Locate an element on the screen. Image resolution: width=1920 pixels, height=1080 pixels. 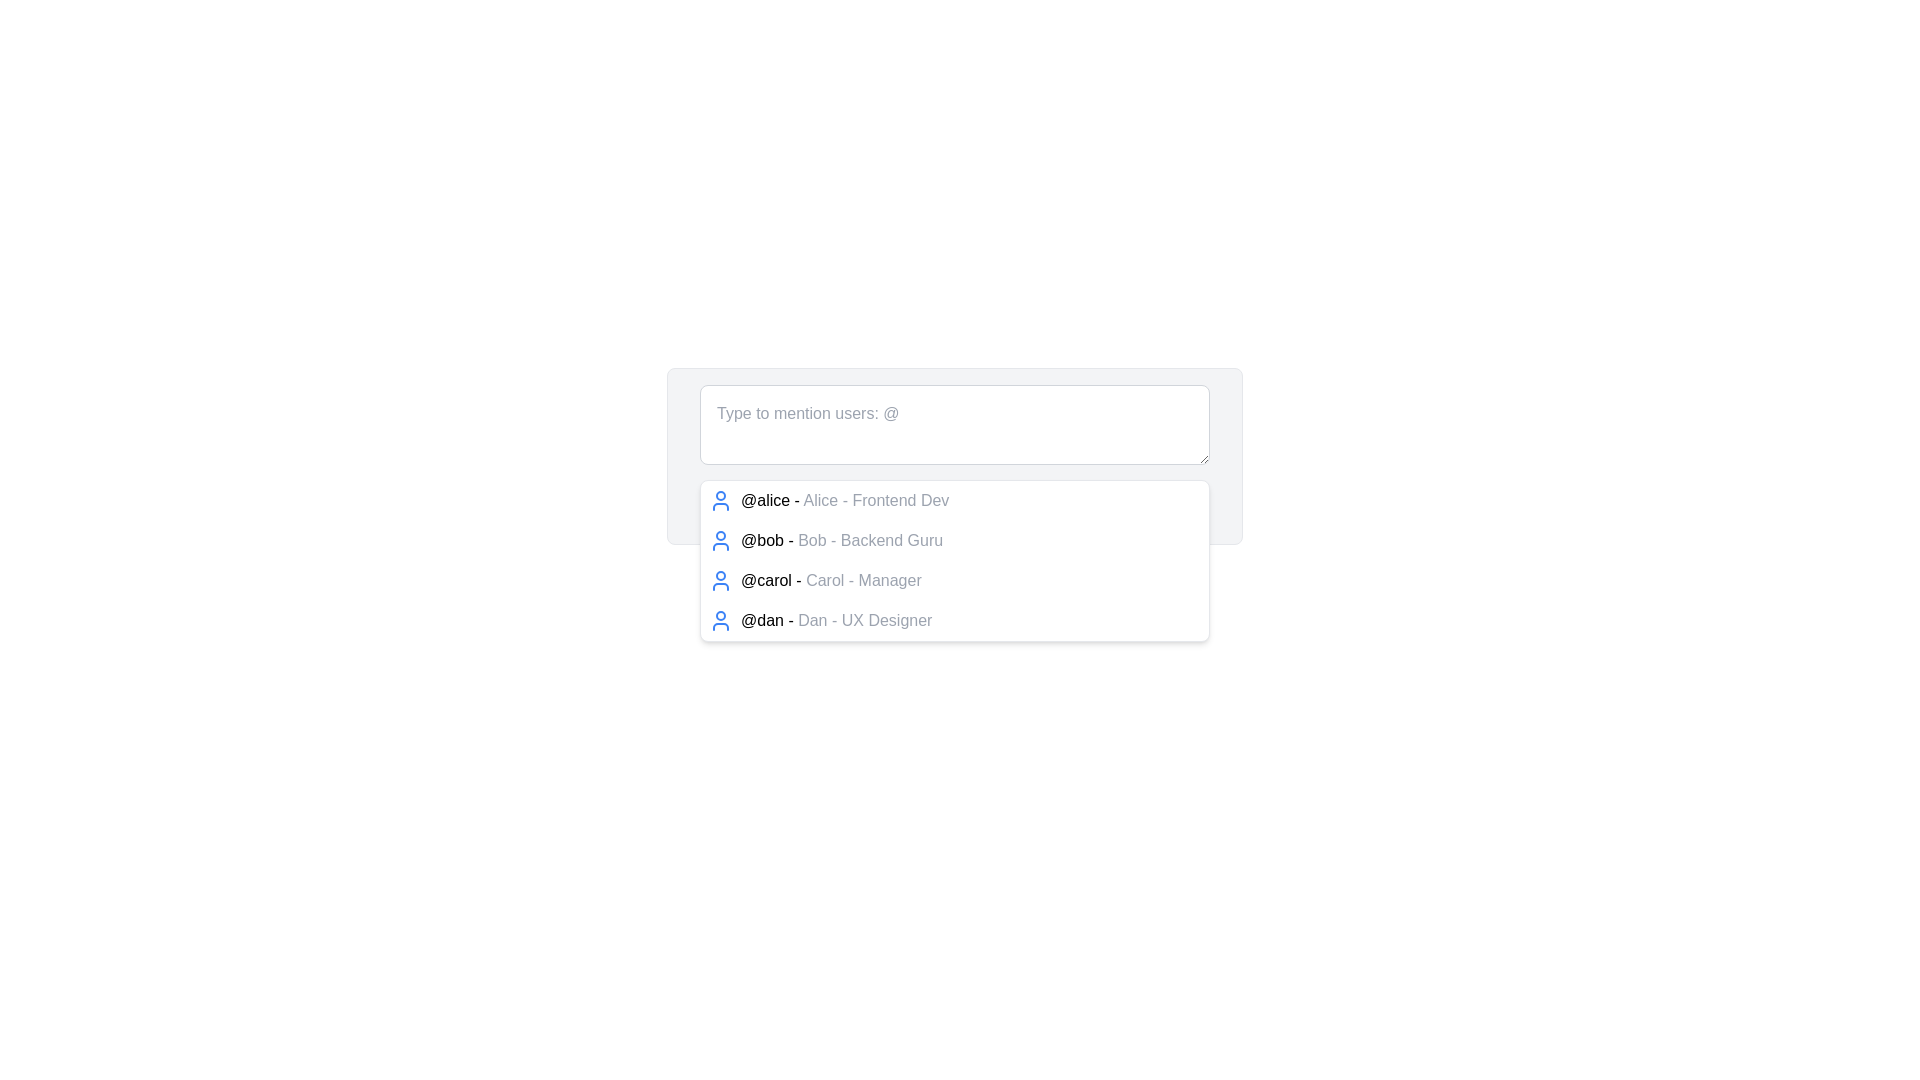
text label displaying 'Bob - Backend Guru' which is part of the dropdown suggestion list under the user mention input field is located at coordinates (870, 540).